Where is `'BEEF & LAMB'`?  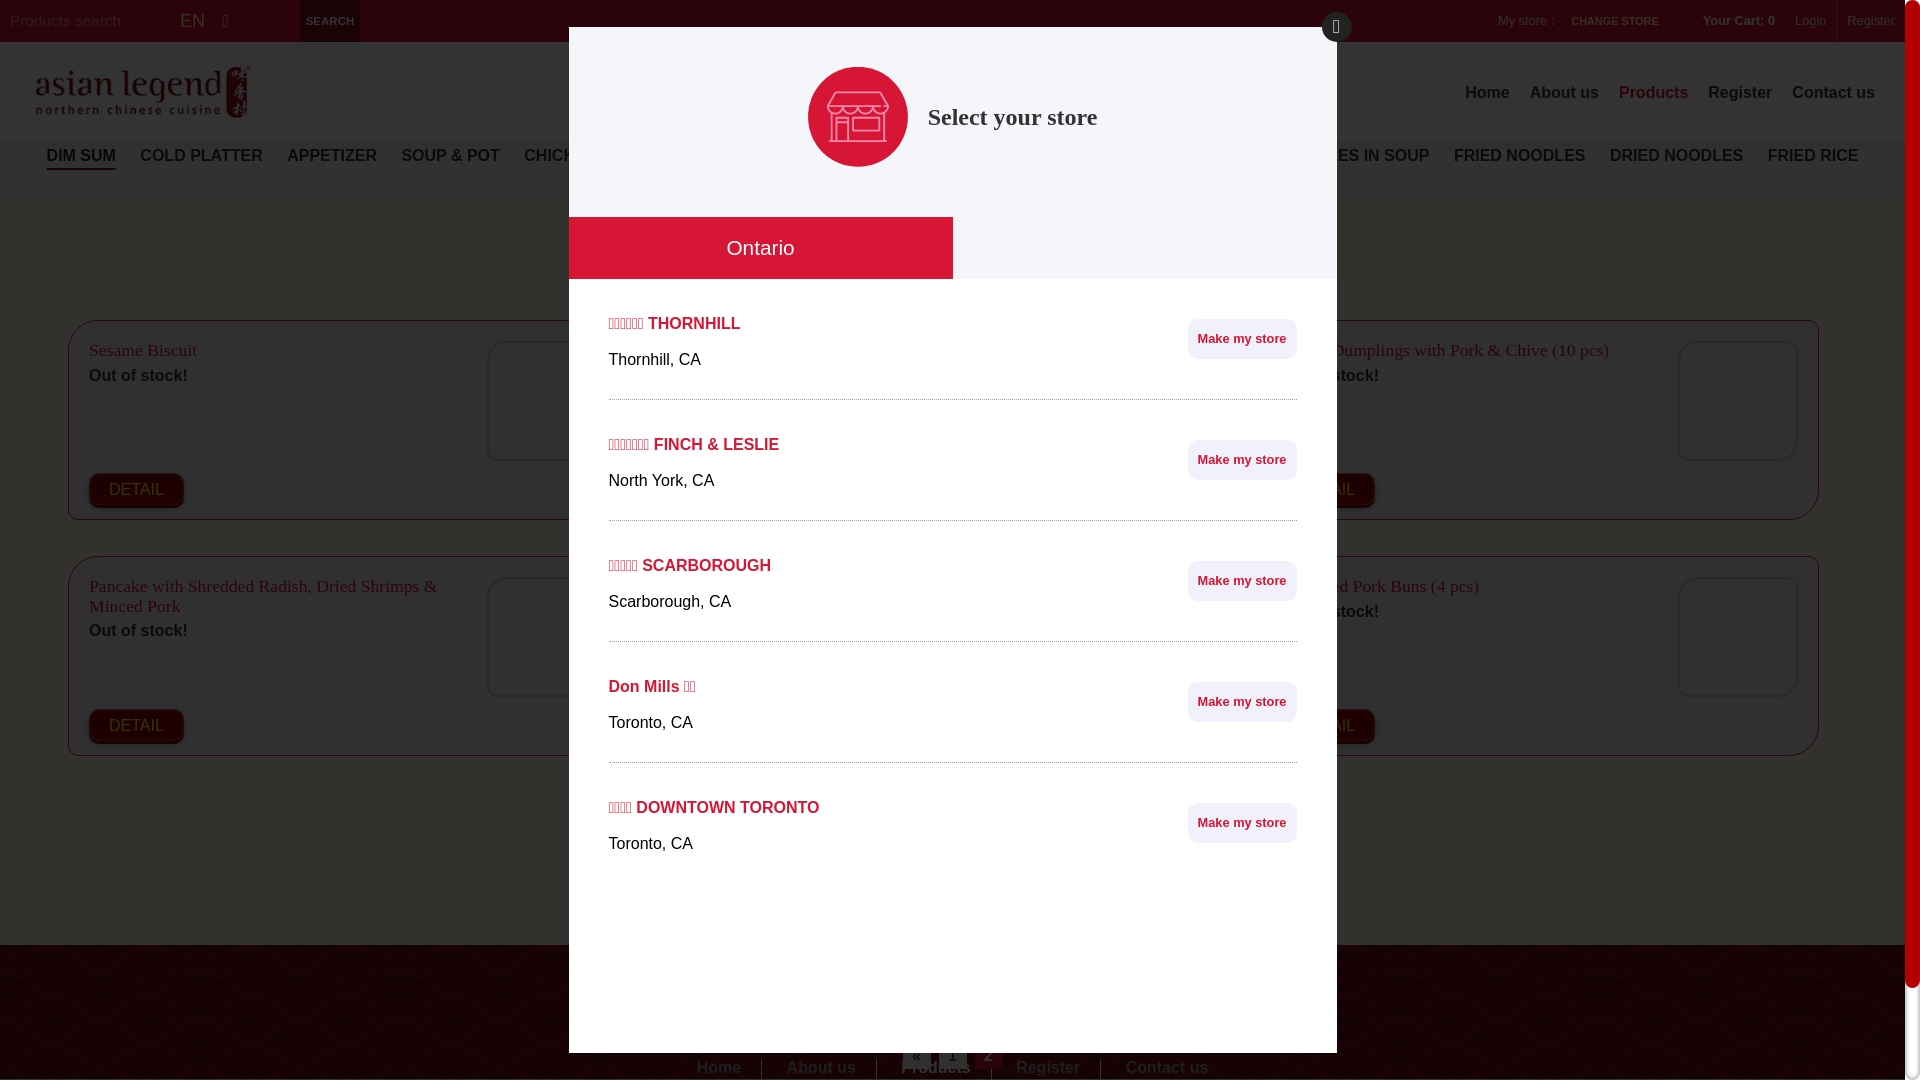
'BEEF & LAMB' is located at coordinates (687, 154).